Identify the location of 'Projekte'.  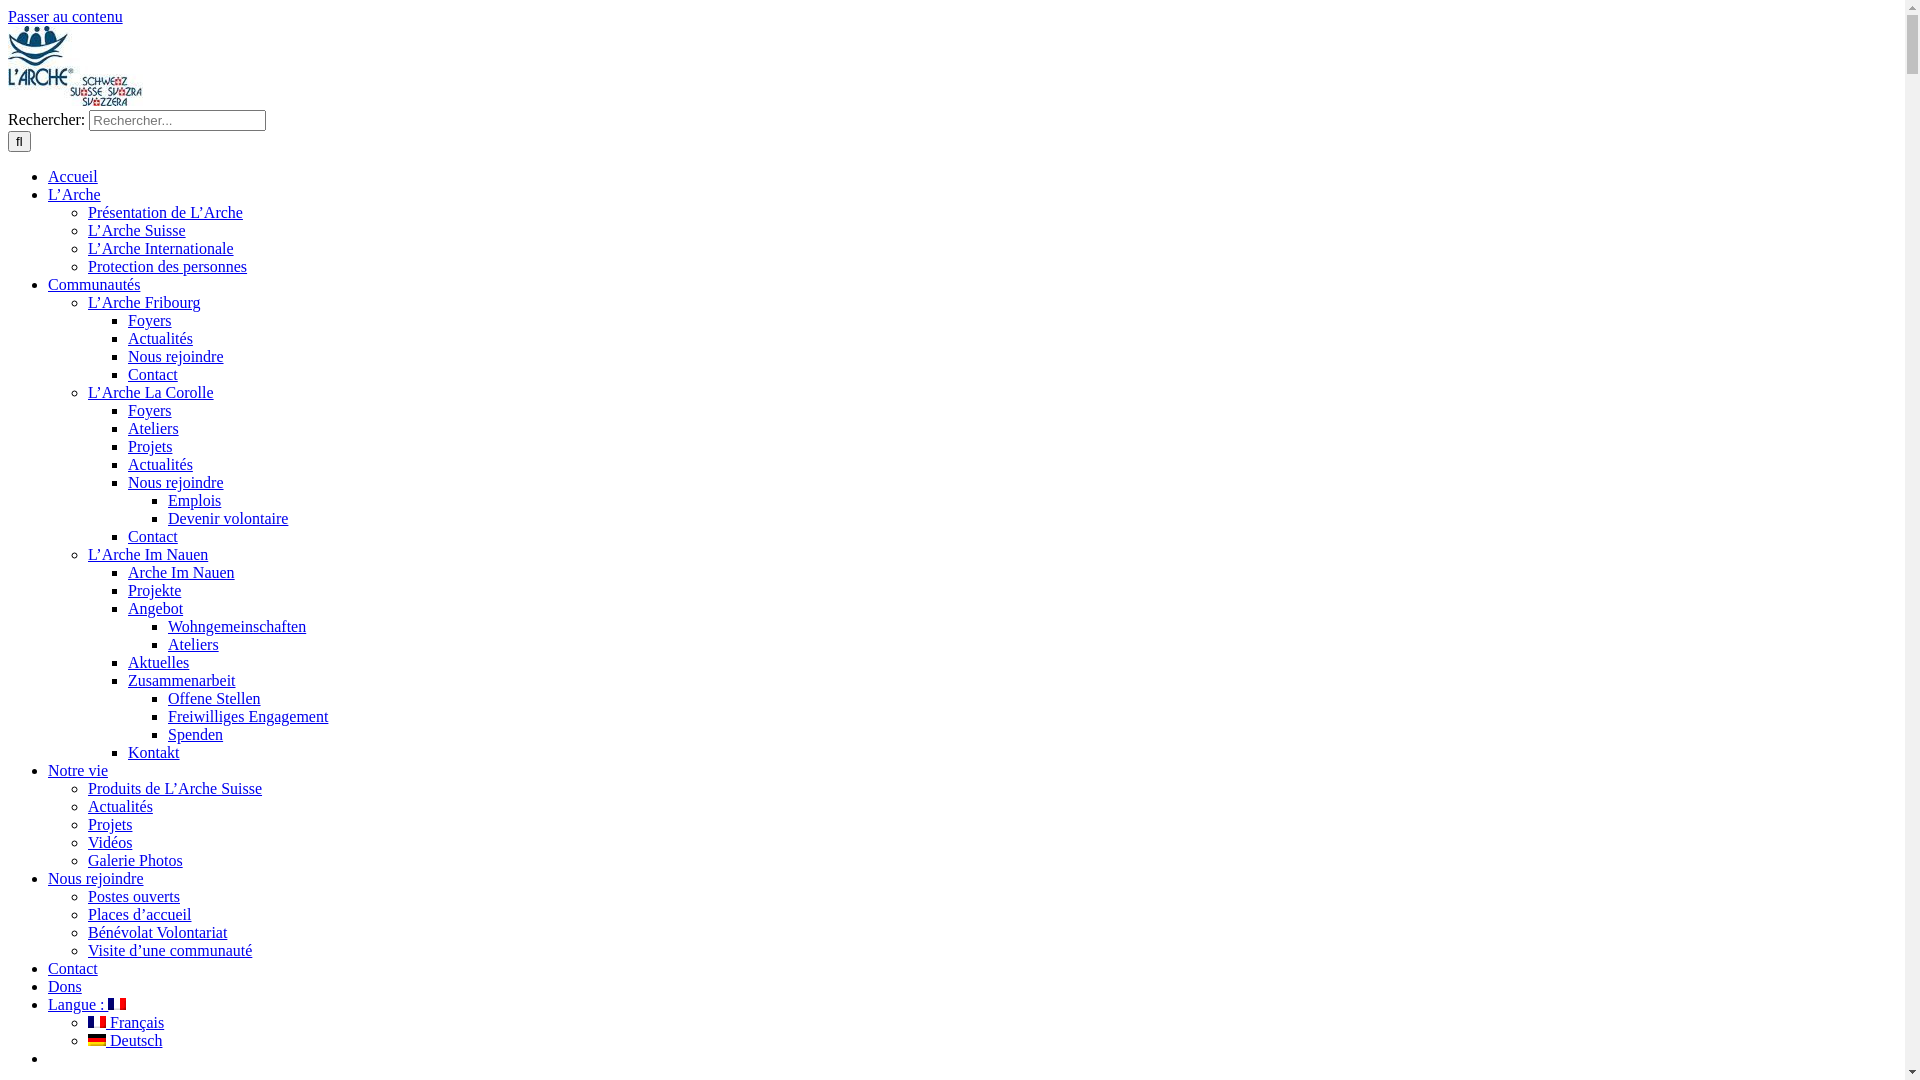
(153, 589).